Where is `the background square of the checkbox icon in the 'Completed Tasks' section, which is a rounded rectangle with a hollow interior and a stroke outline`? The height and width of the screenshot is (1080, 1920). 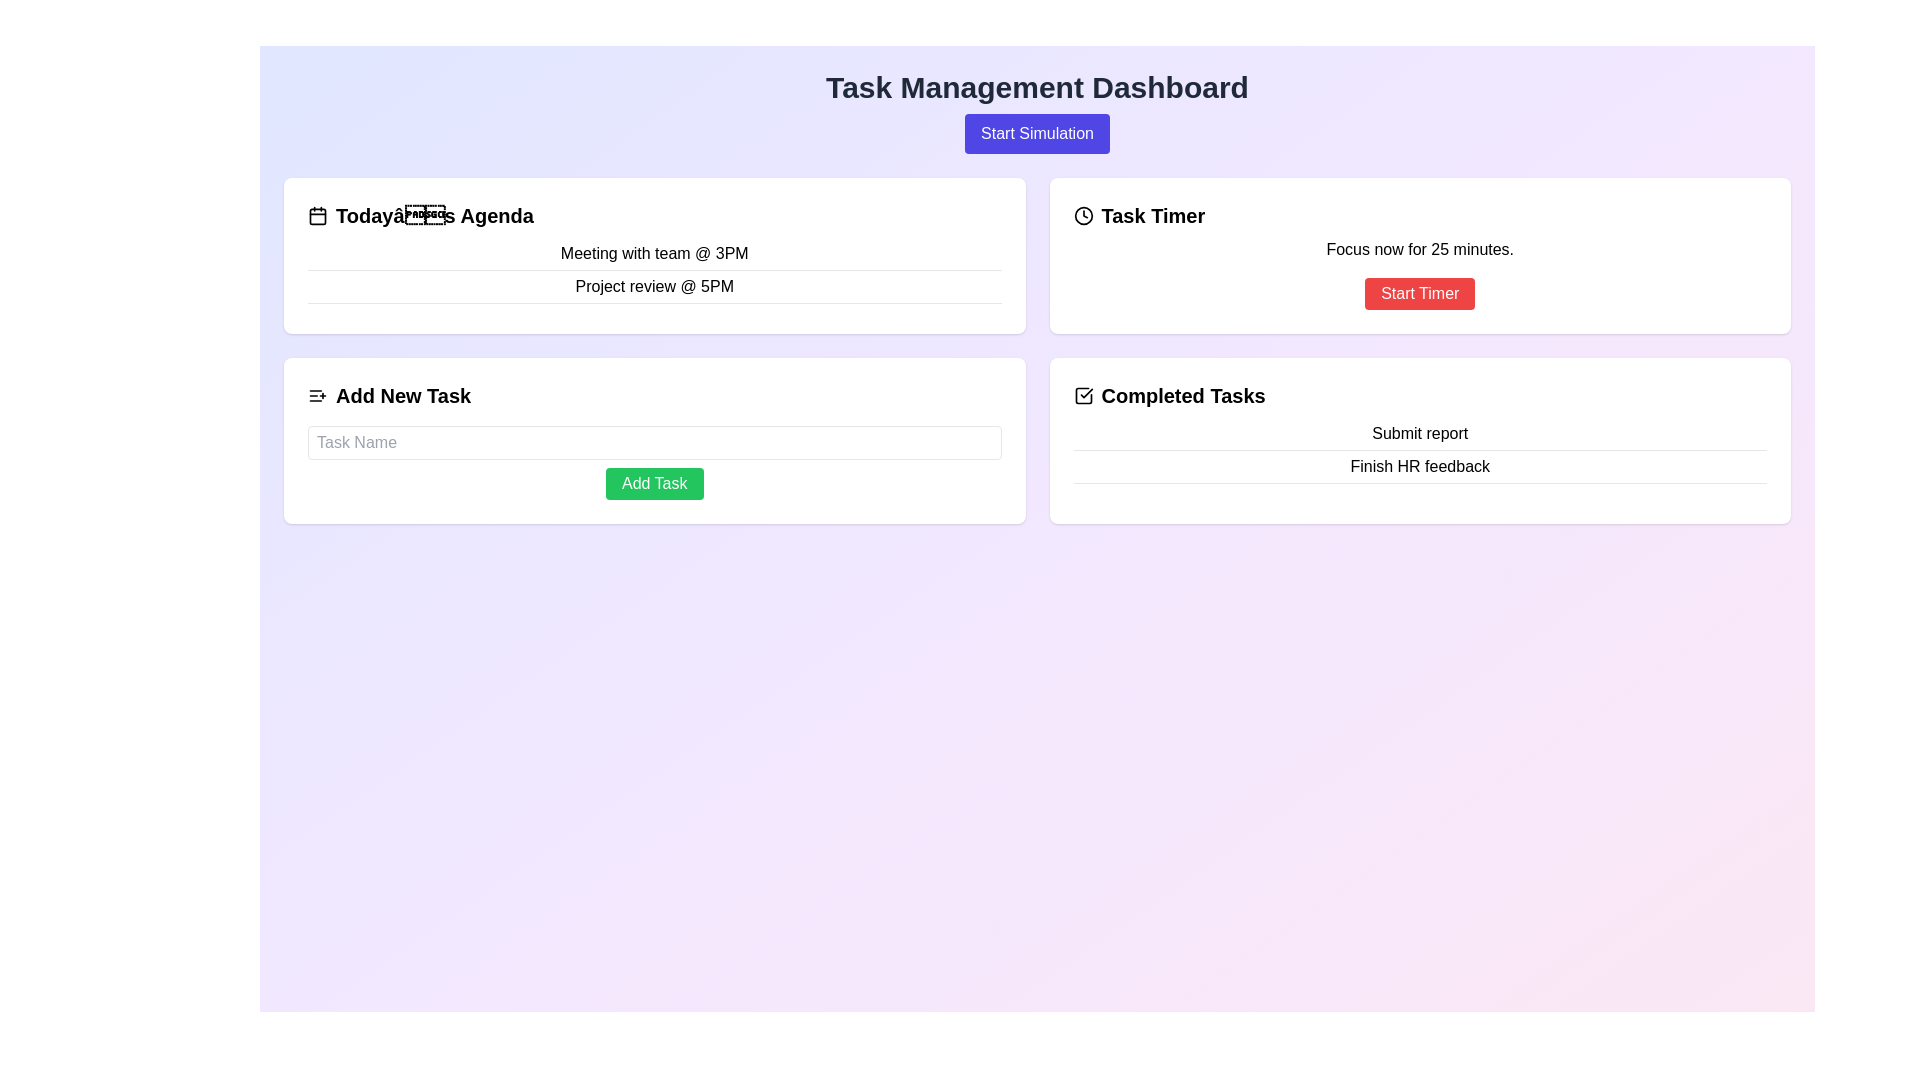
the background square of the checkbox icon in the 'Completed Tasks' section, which is a rounded rectangle with a hollow interior and a stroke outline is located at coordinates (1082, 396).